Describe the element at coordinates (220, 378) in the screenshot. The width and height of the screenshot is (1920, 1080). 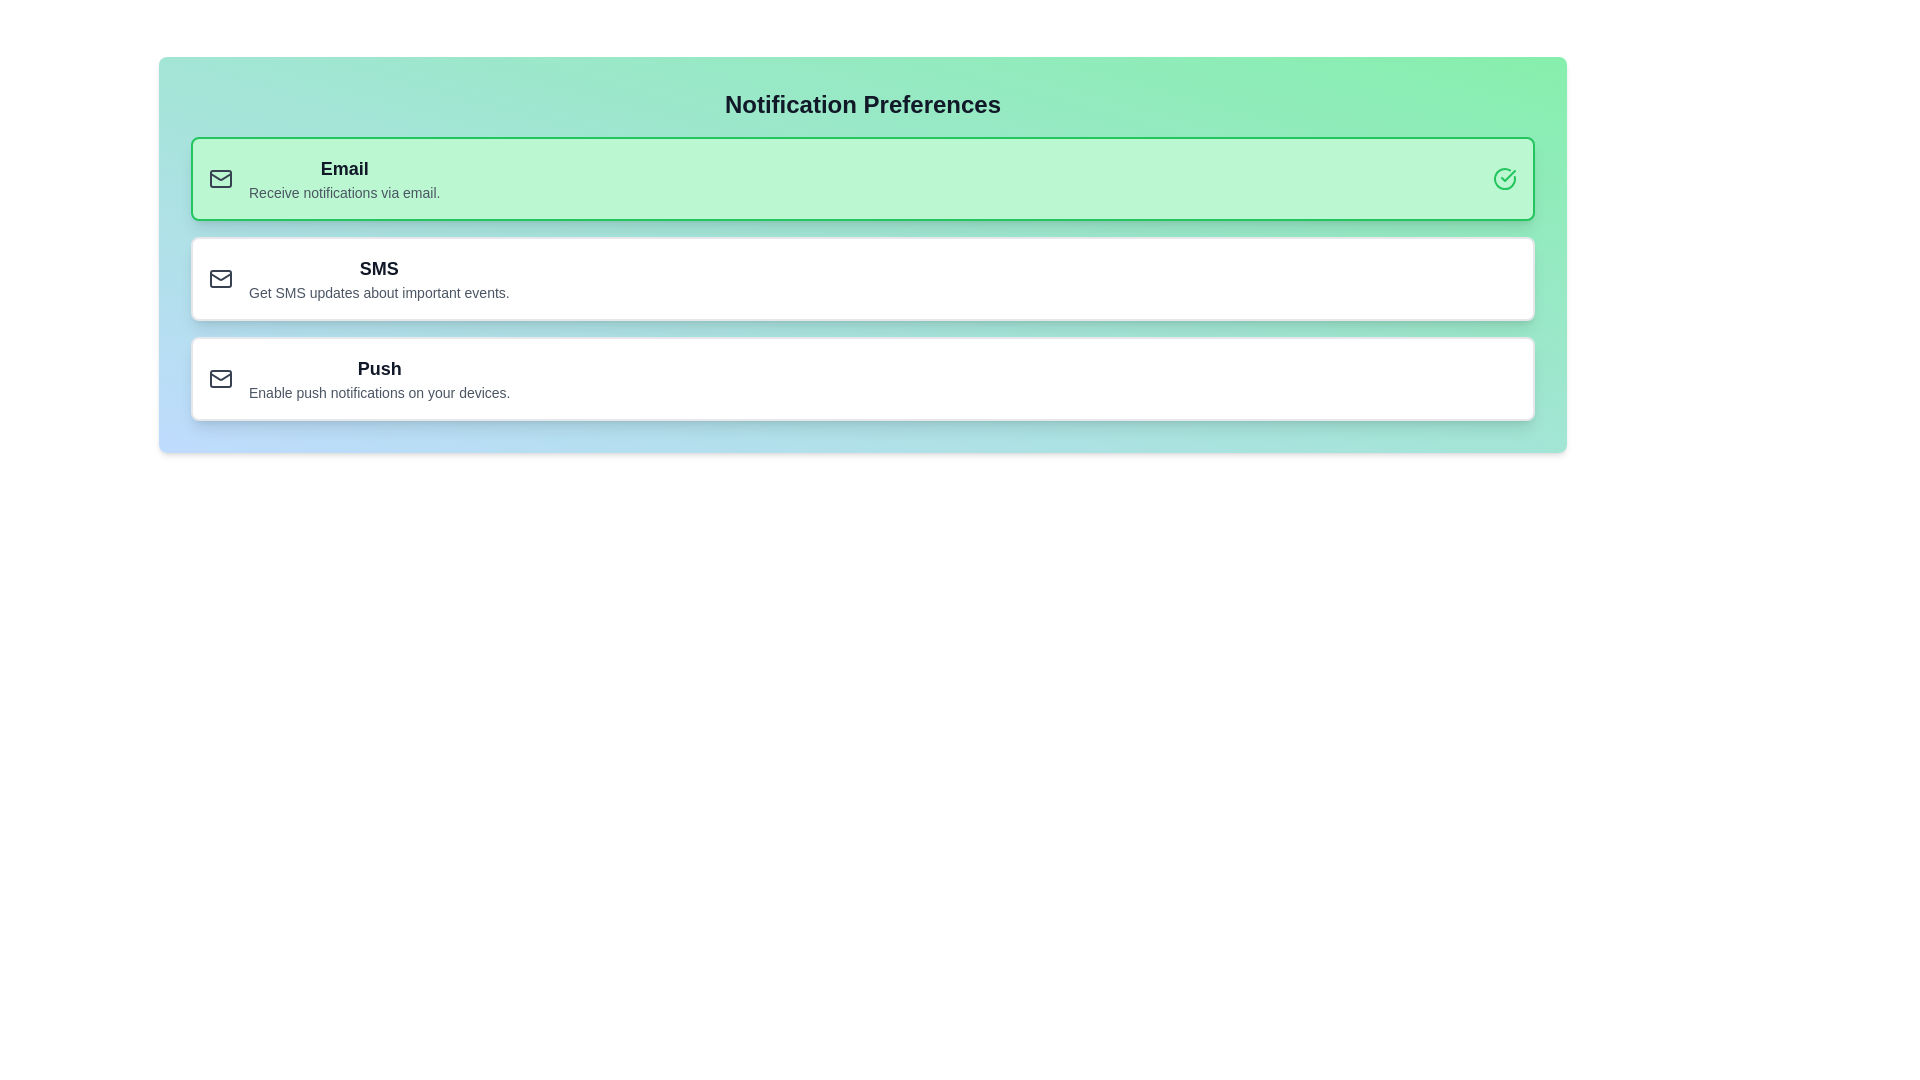
I see `the rectangular body of the envelope icon located in the left section of the 'Push' notification option` at that location.